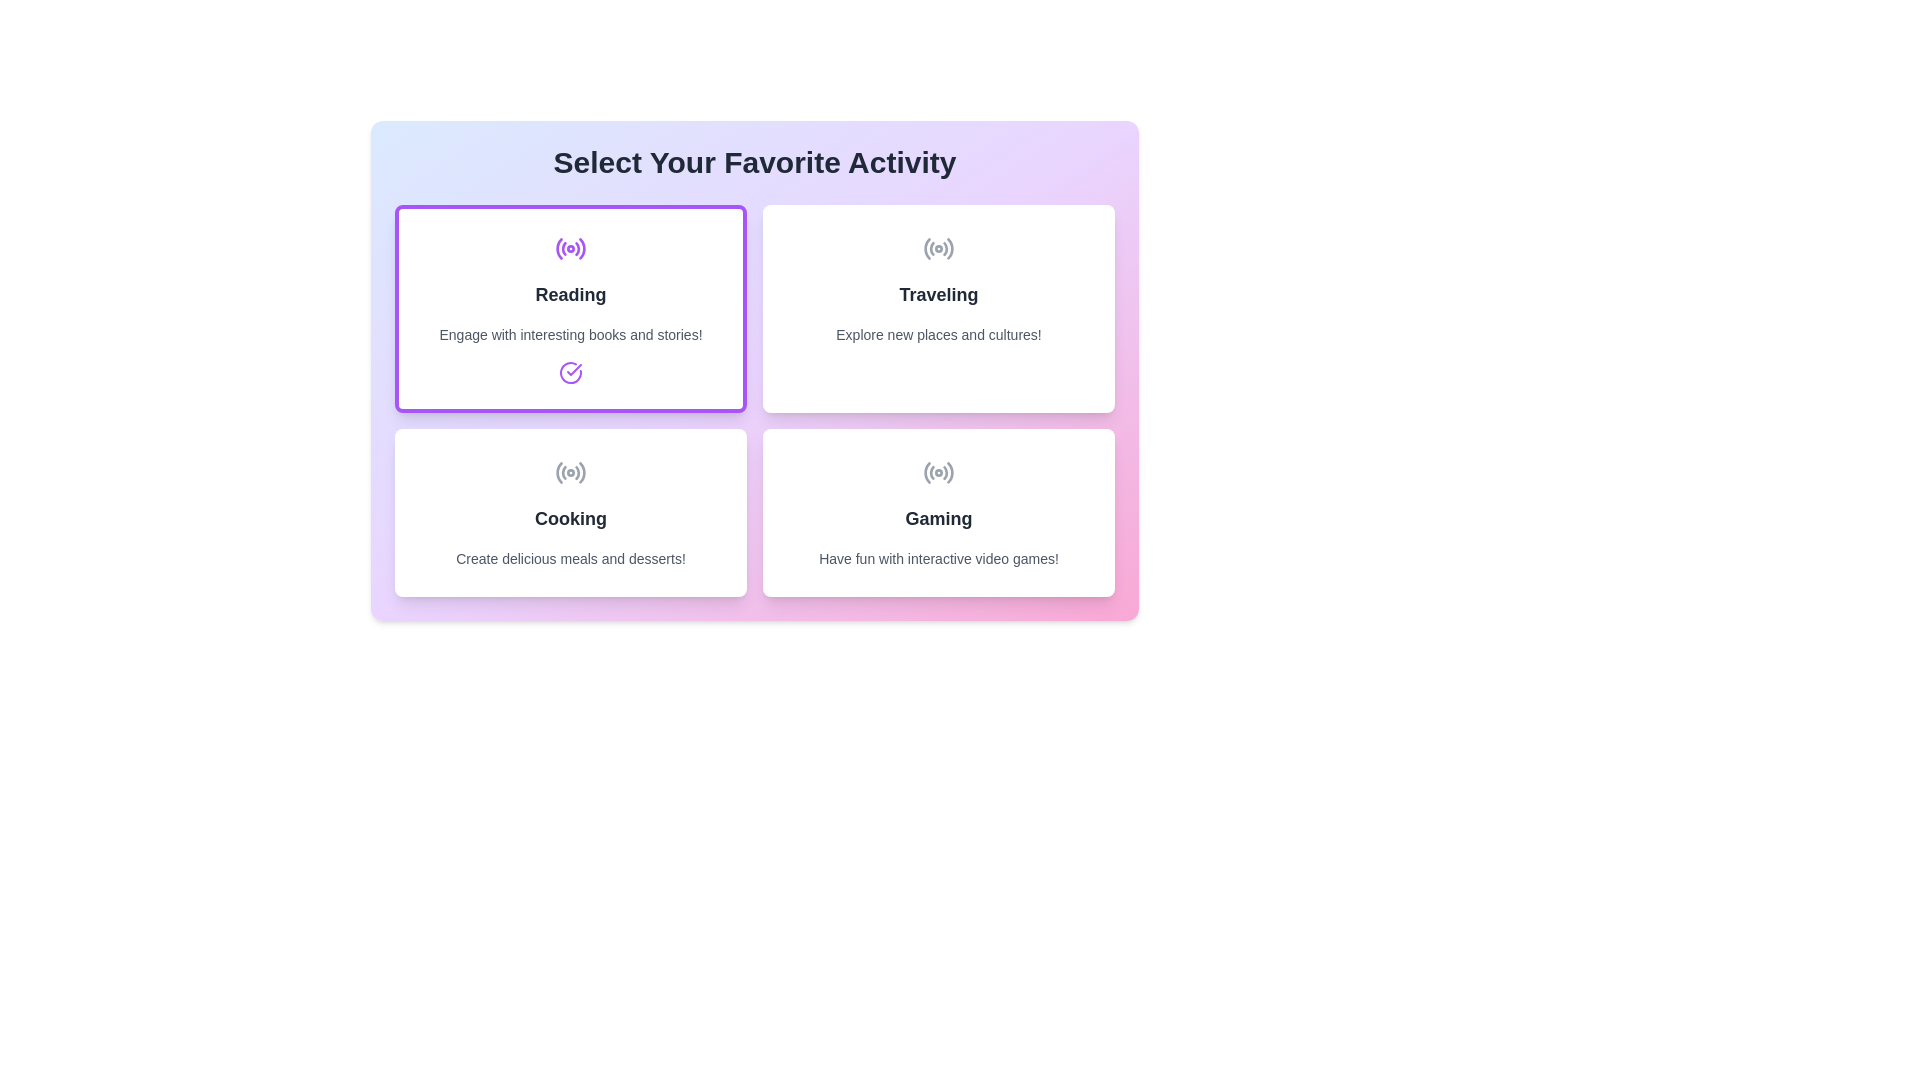 Image resolution: width=1920 pixels, height=1080 pixels. Describe the element at coordinates (938, 294) in the screenshot. I see `the text label that serves as the title of the 'Traveling' activity card, located in the second card of a 2x2 grid layout` at that location.